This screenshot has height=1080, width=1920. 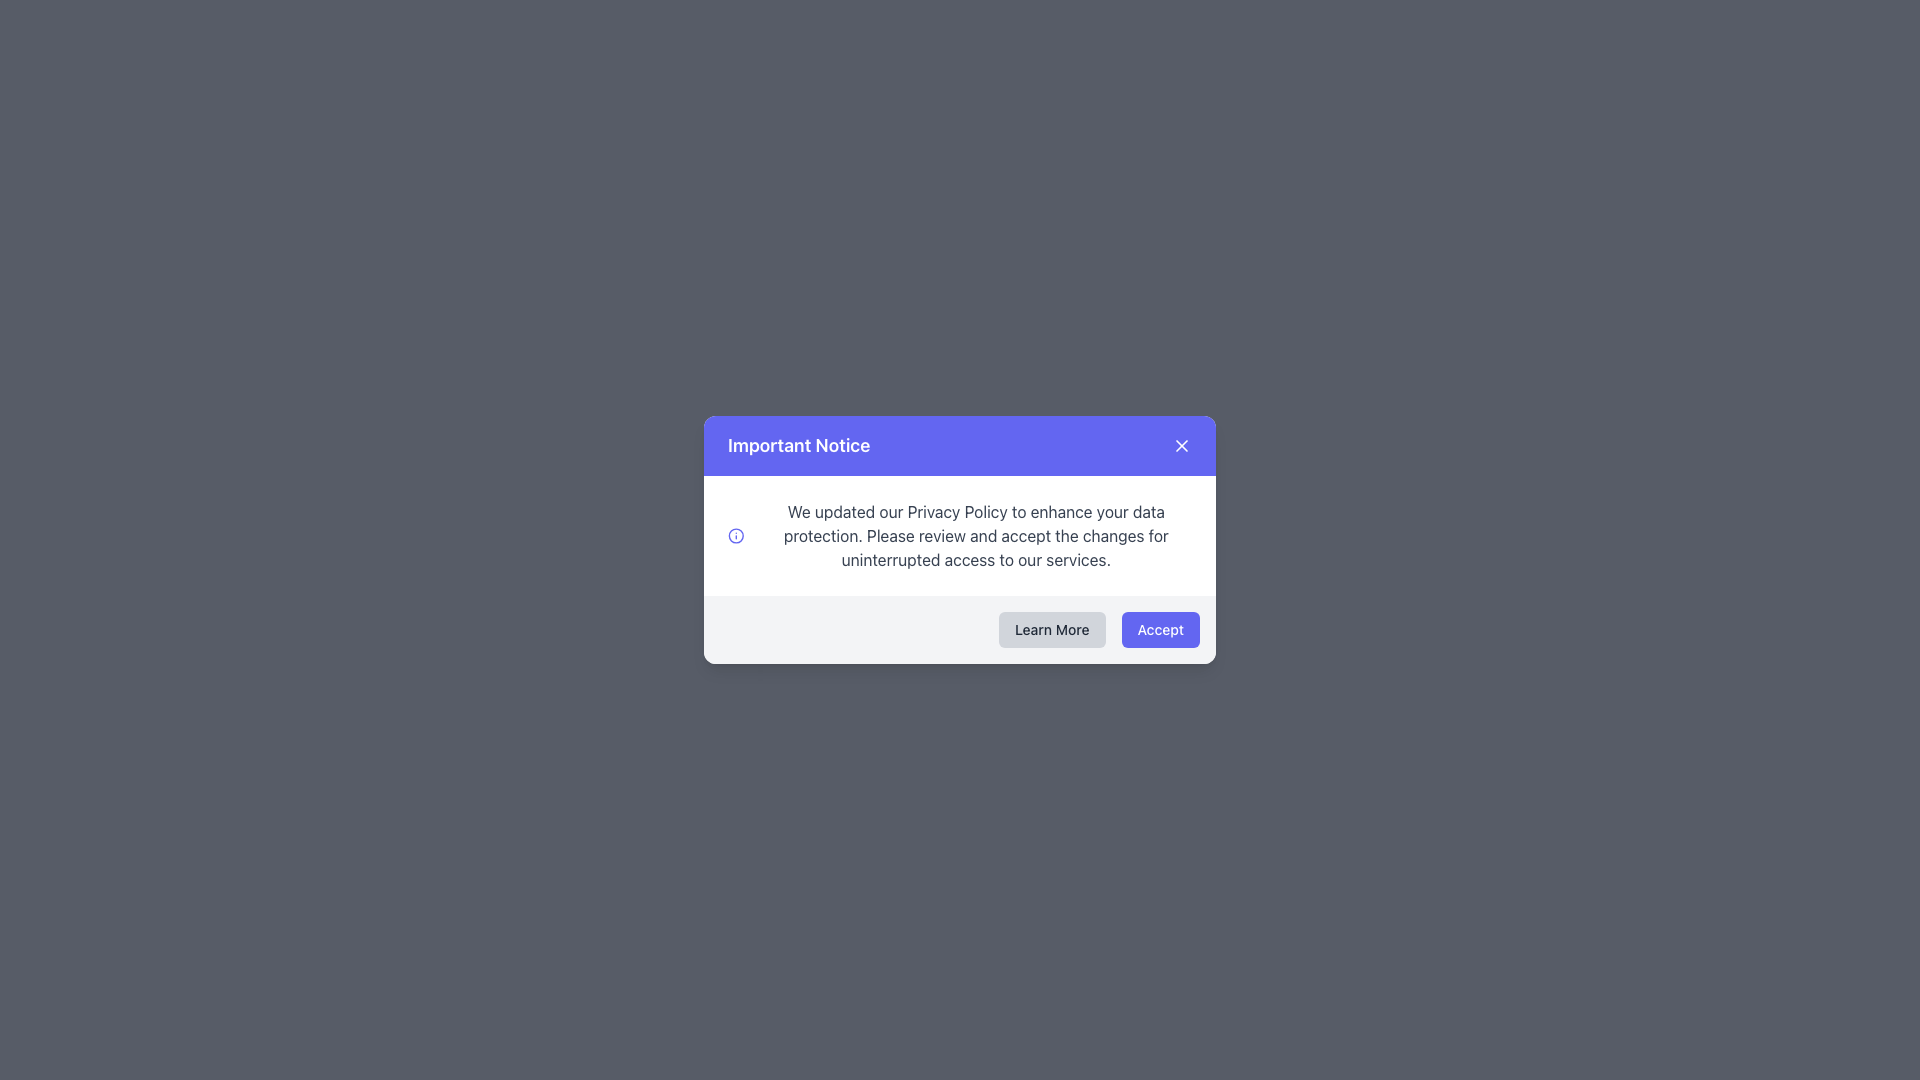 I want to click on the circular 'info' icon styled in blueish-indigo color, positioned to the left of the descriptive text message in the notification layout, so click(x=735, y=535).